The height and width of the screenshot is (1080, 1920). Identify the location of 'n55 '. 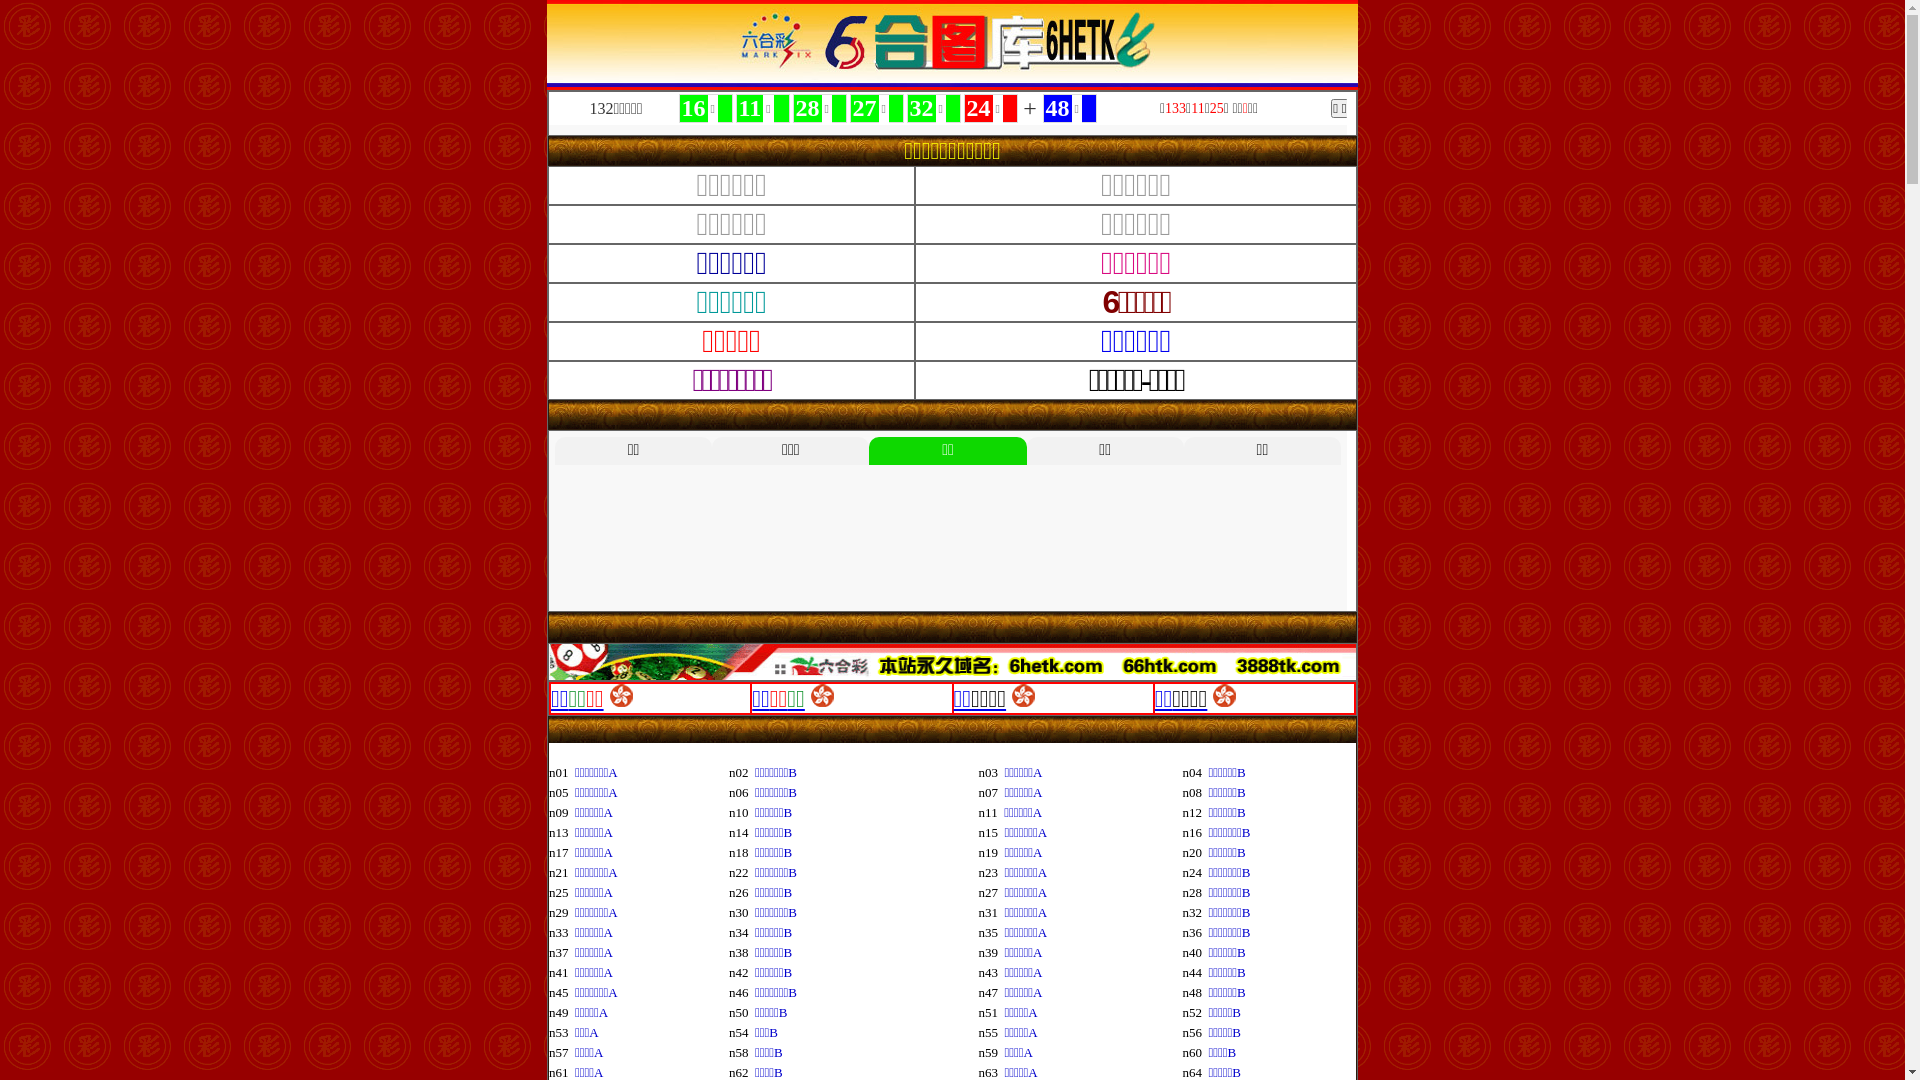
(992, 1032).